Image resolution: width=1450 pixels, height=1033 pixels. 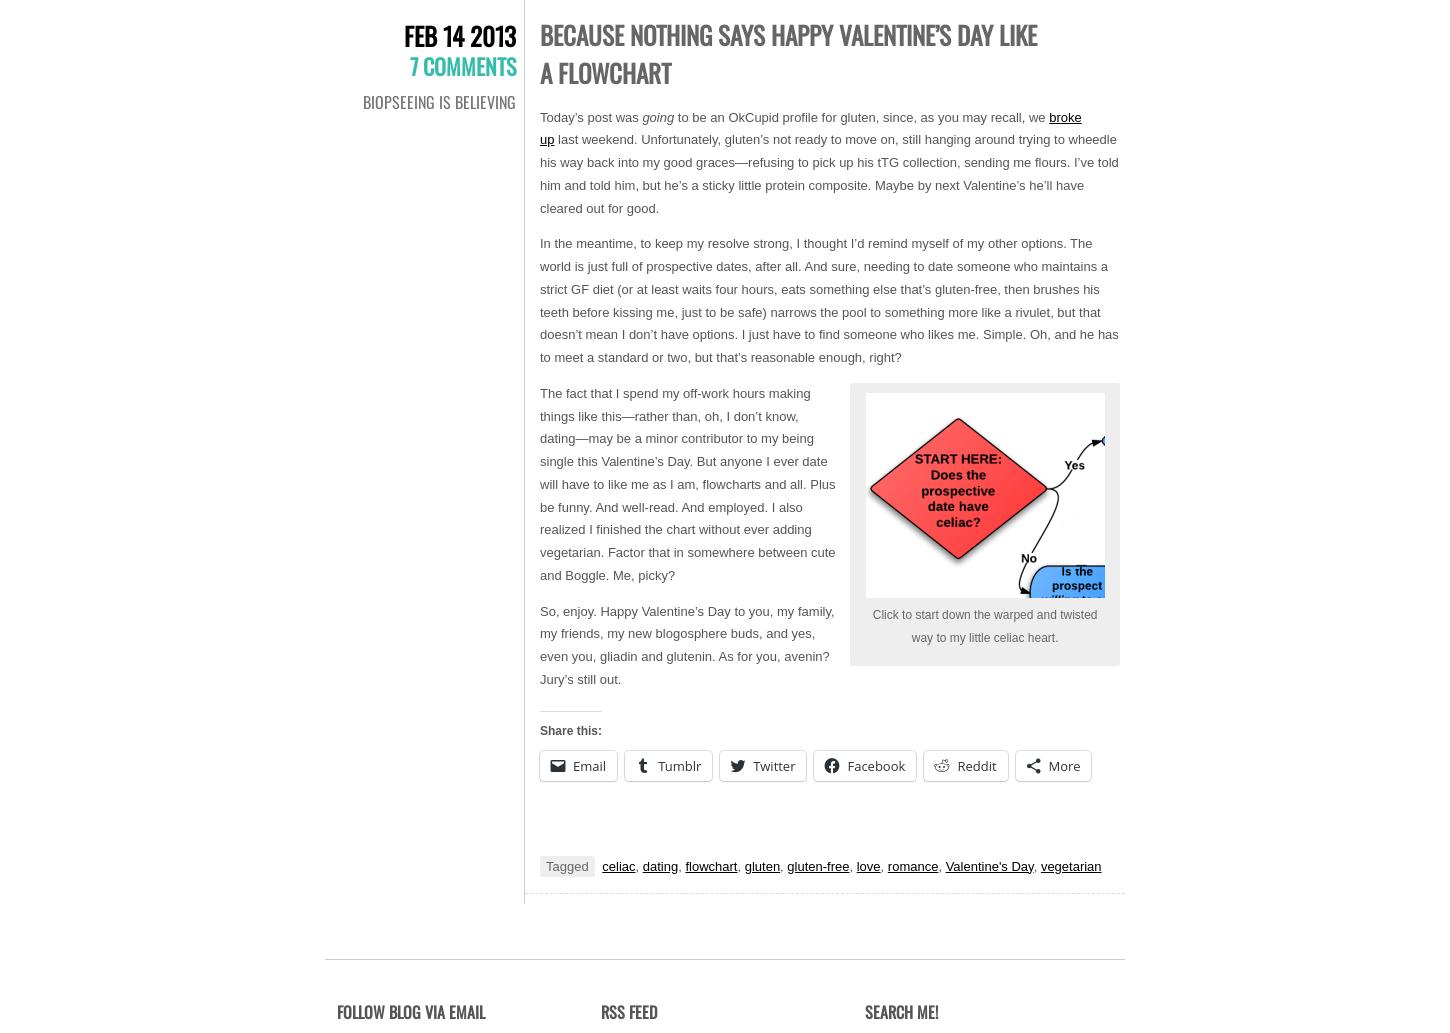 I want to click on '7 Comments', so click(x=461, y=64).